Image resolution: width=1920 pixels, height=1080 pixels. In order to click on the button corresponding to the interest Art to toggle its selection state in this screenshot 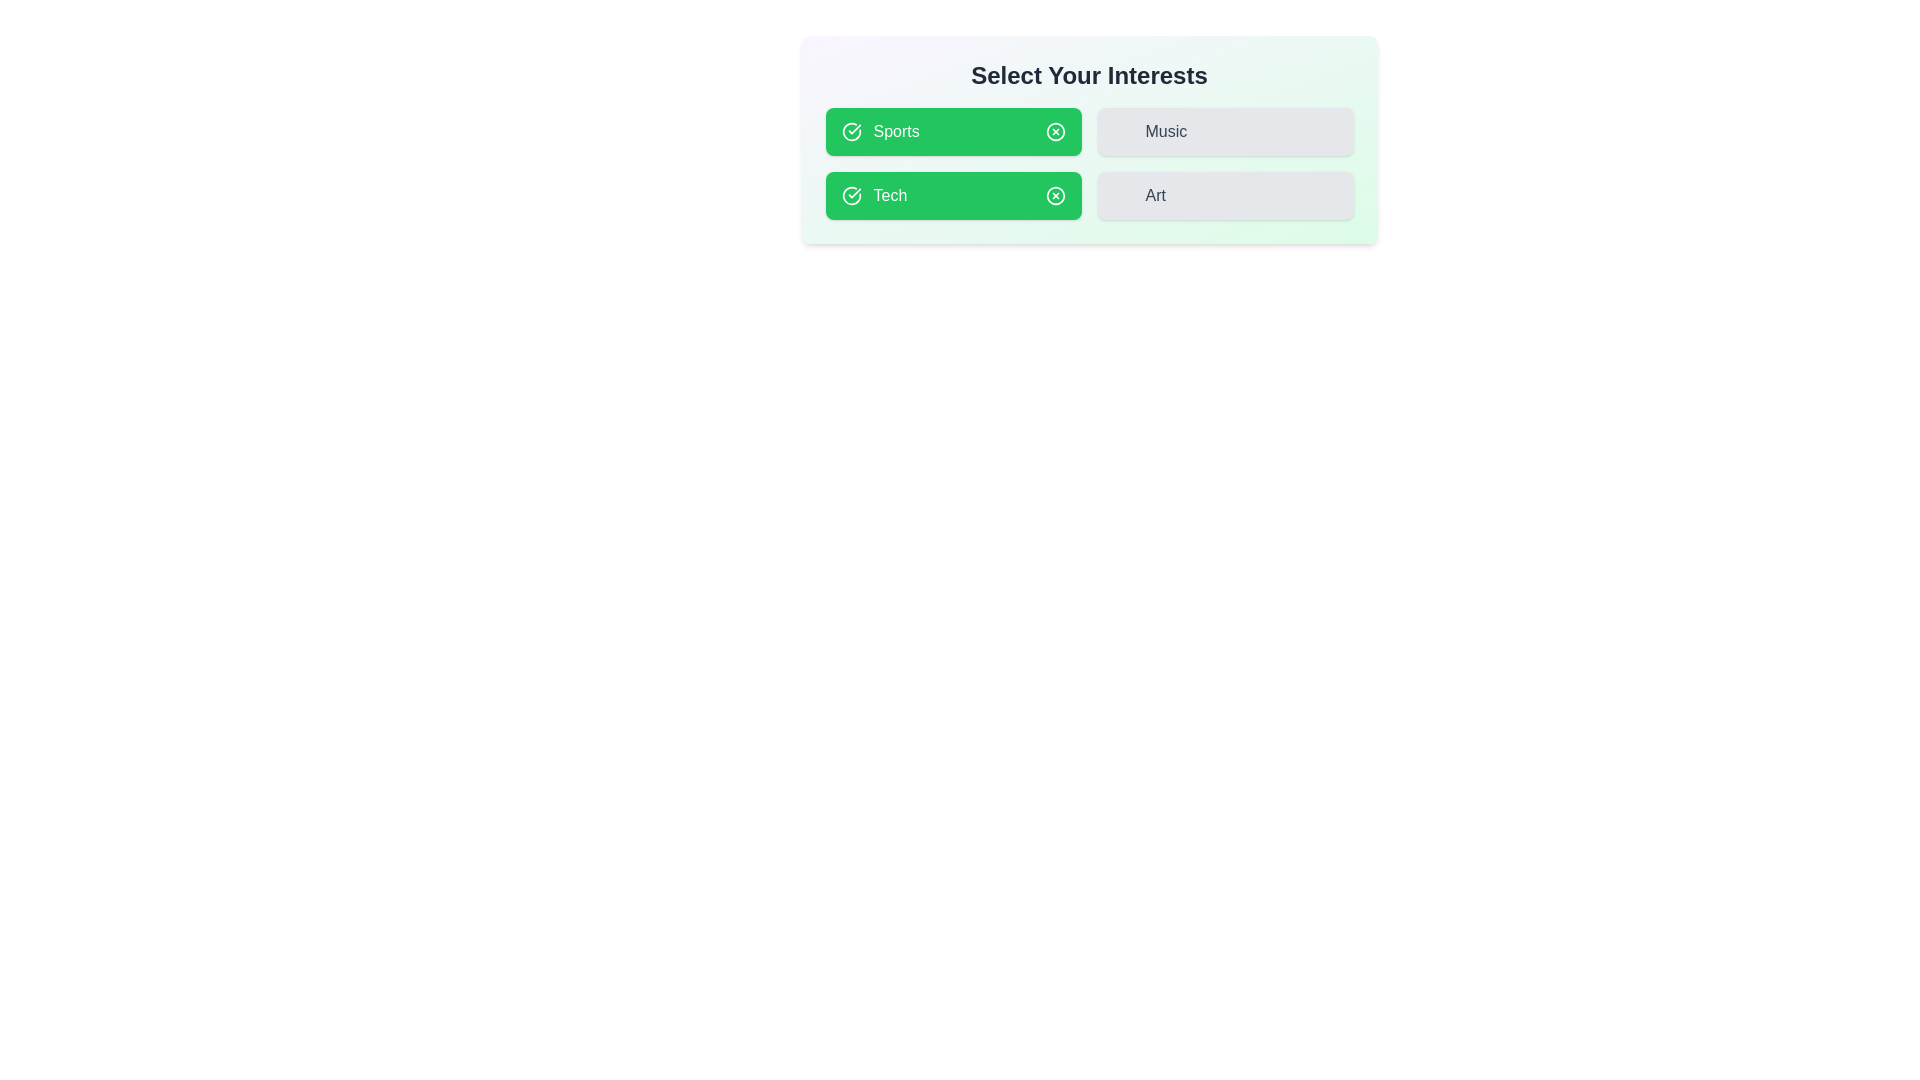, I will do `click(1224, 196)`.